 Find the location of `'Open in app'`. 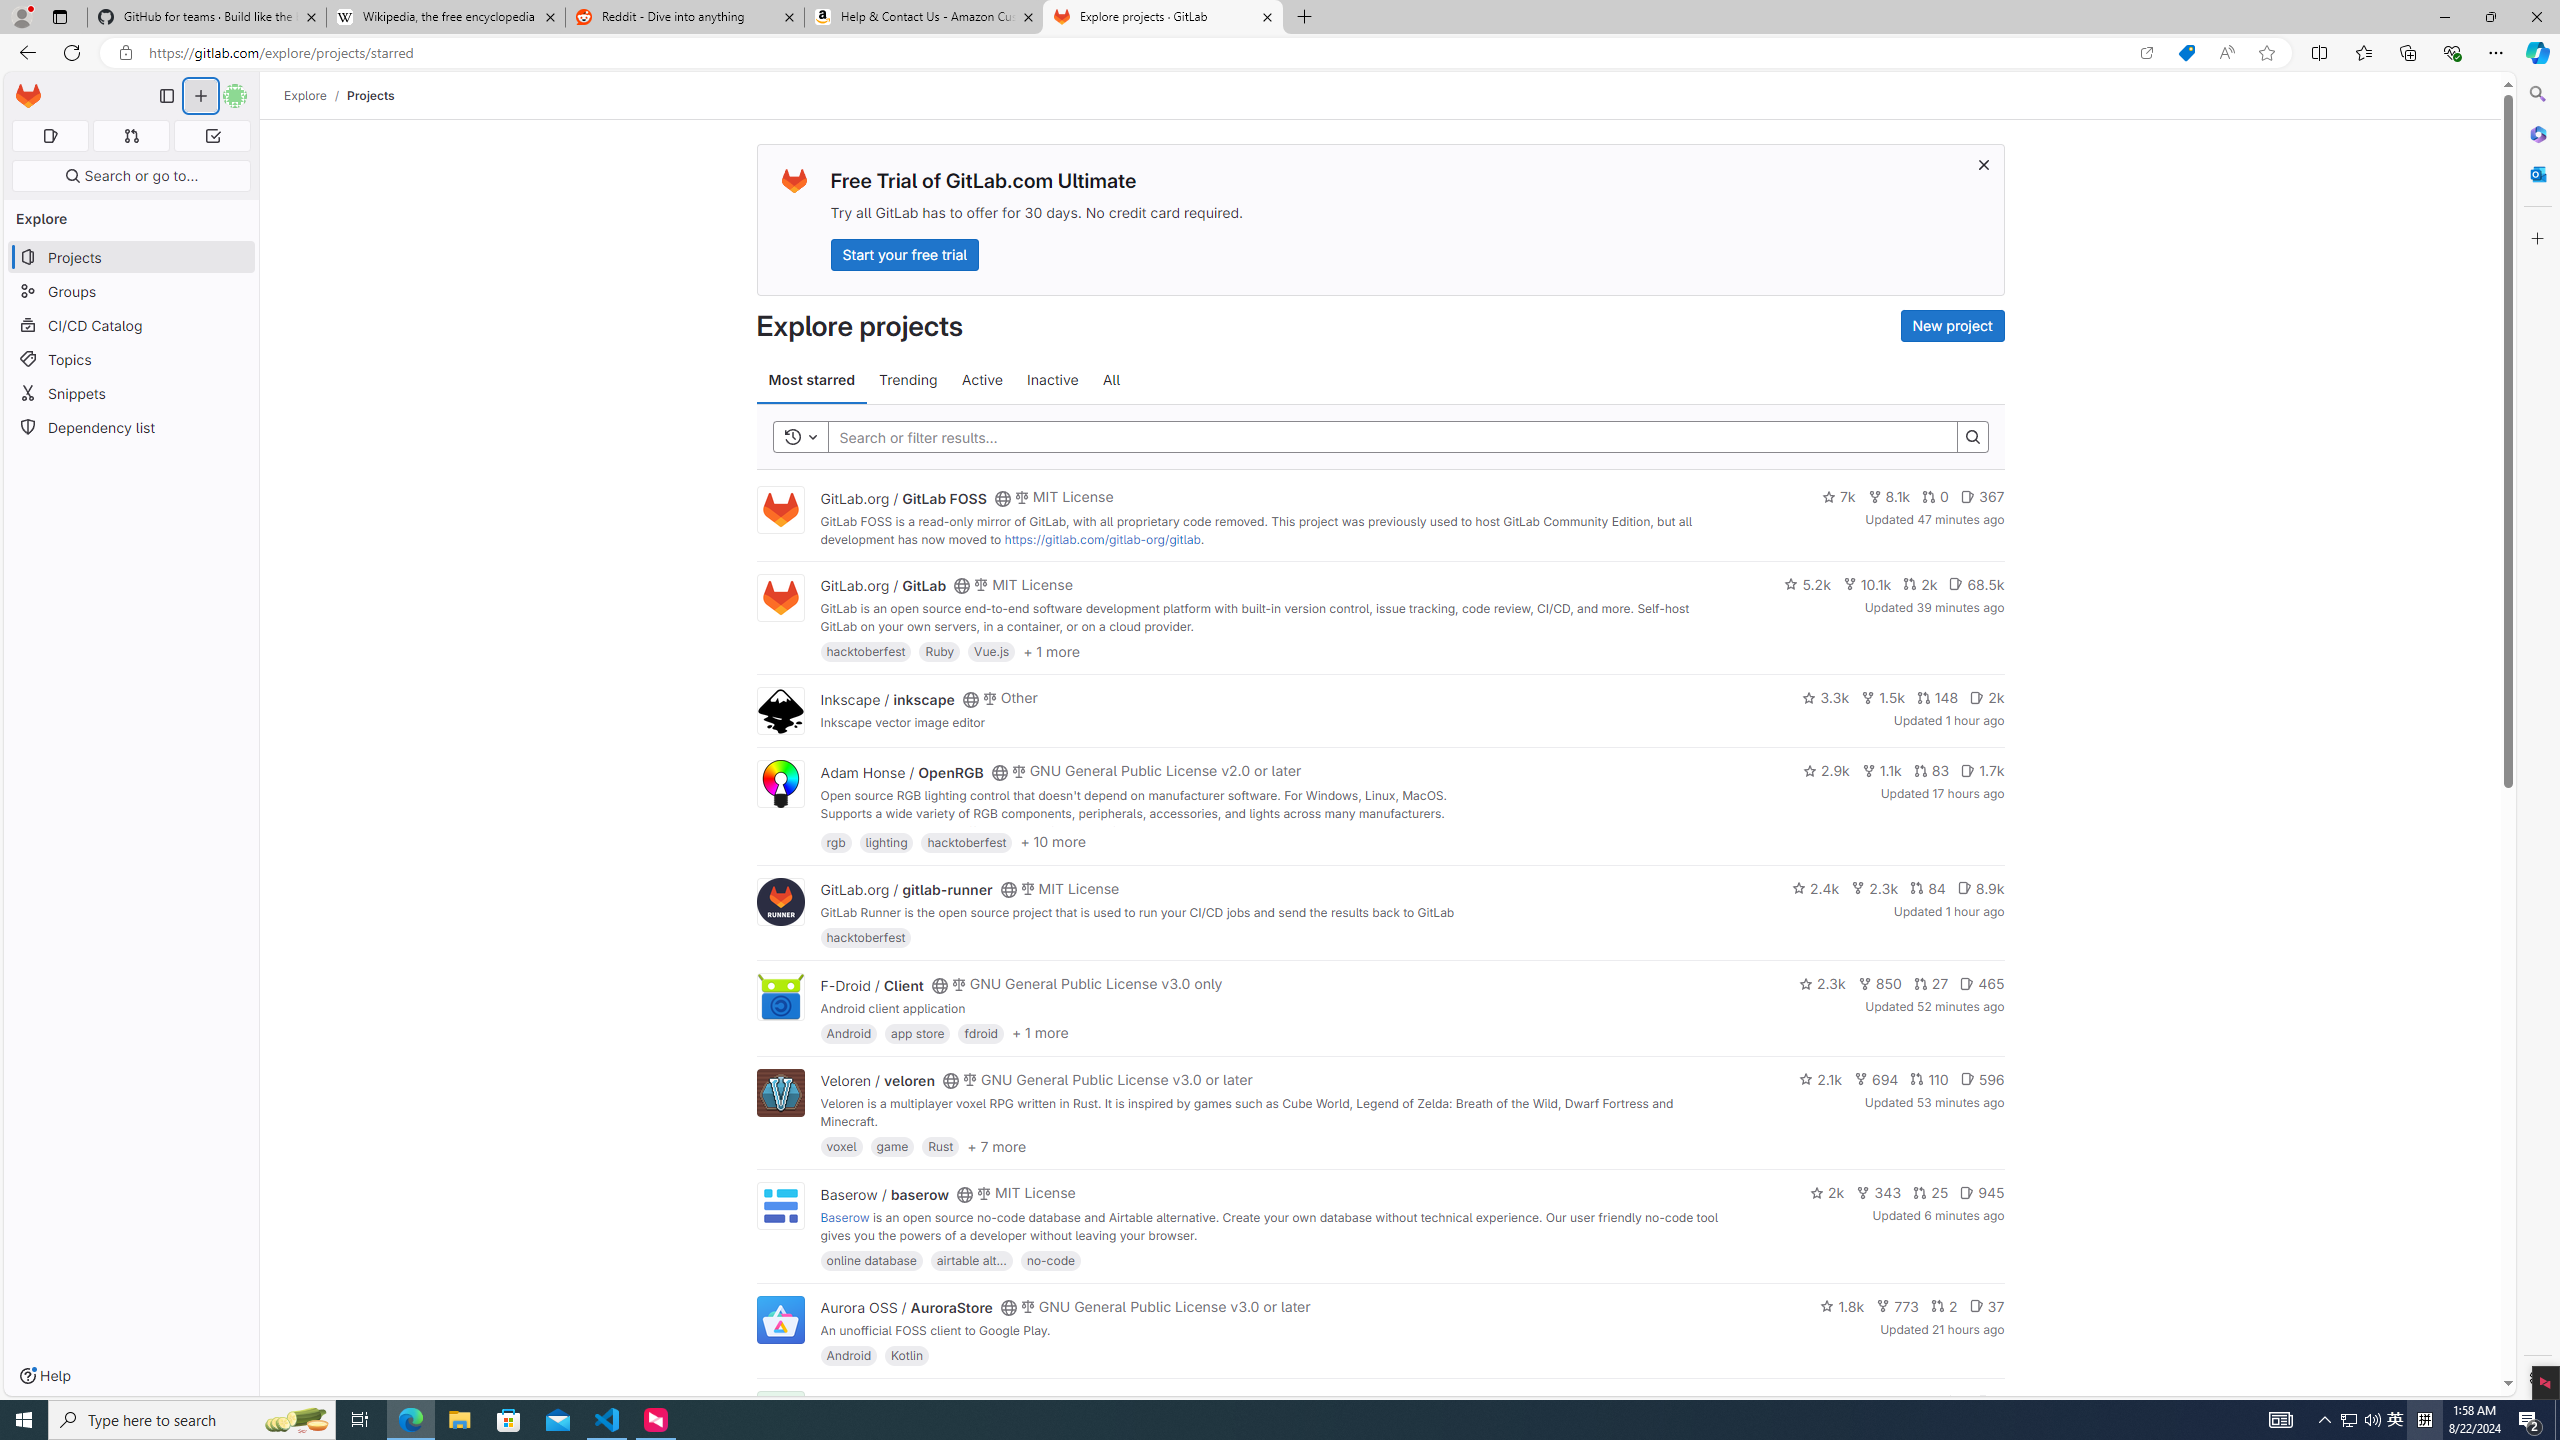

'Open in app' is located at coordinates (2145, 53).